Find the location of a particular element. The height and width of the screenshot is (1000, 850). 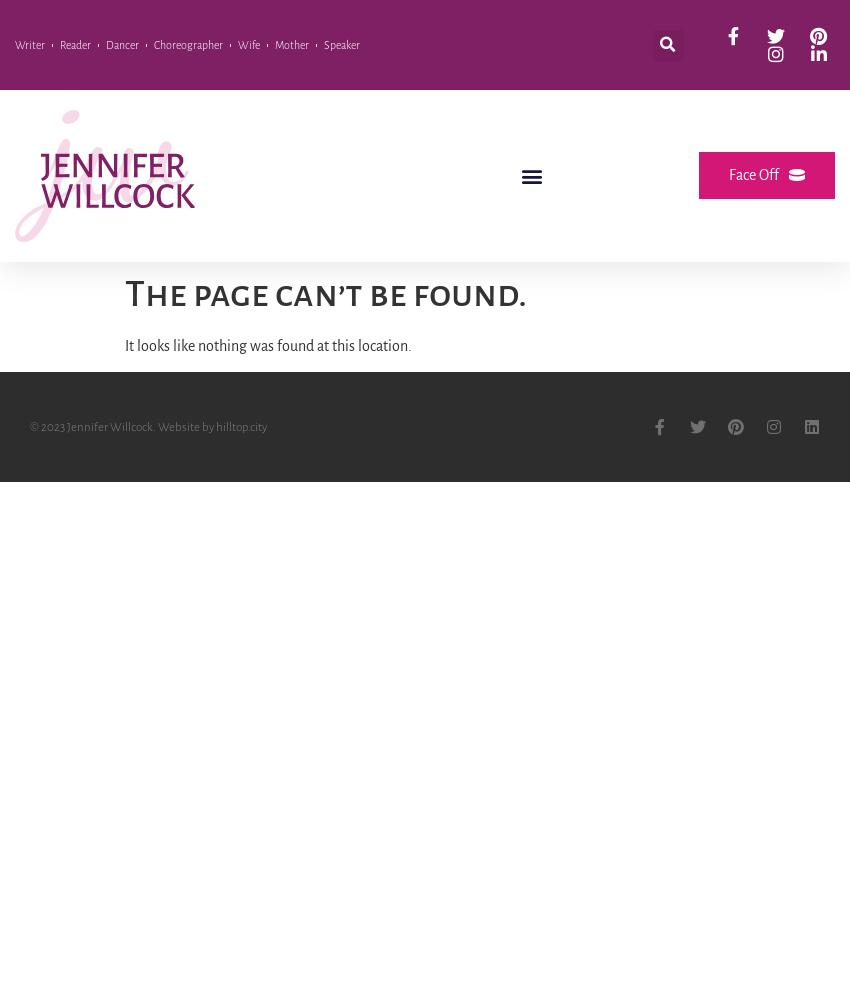

'Speaker' is located at coordinates (341, 45).